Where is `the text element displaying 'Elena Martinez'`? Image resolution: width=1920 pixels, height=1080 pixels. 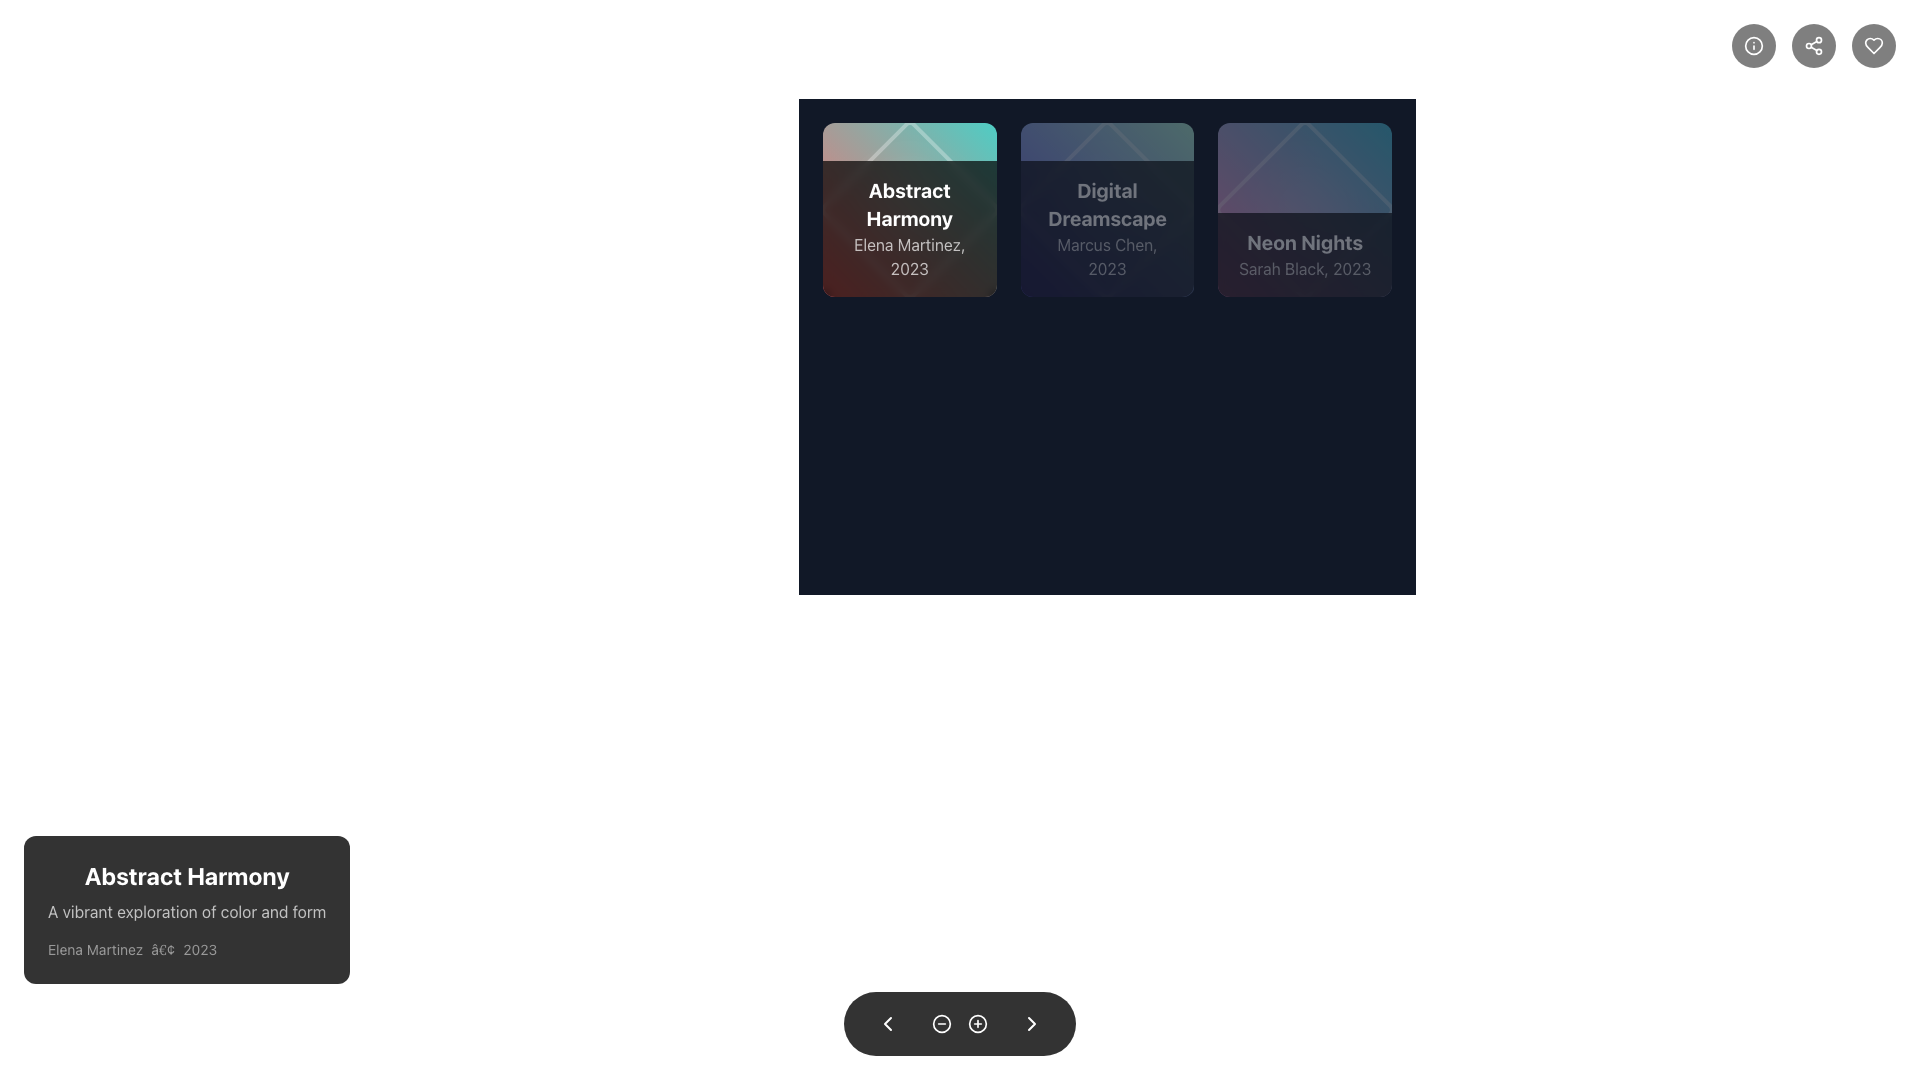
the text element displaying 'Elena Martinez' is located at coordinates (94, 948).